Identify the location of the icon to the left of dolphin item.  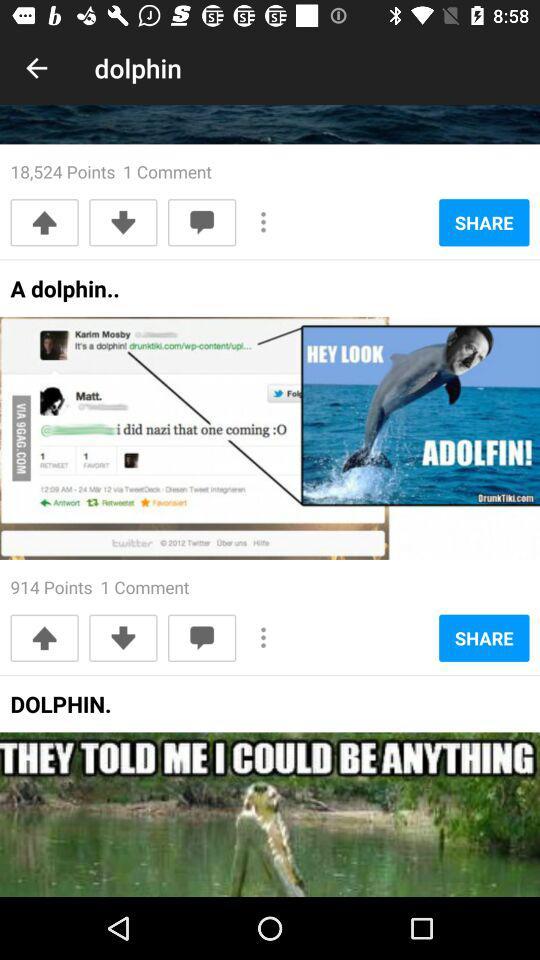
(36, 68).